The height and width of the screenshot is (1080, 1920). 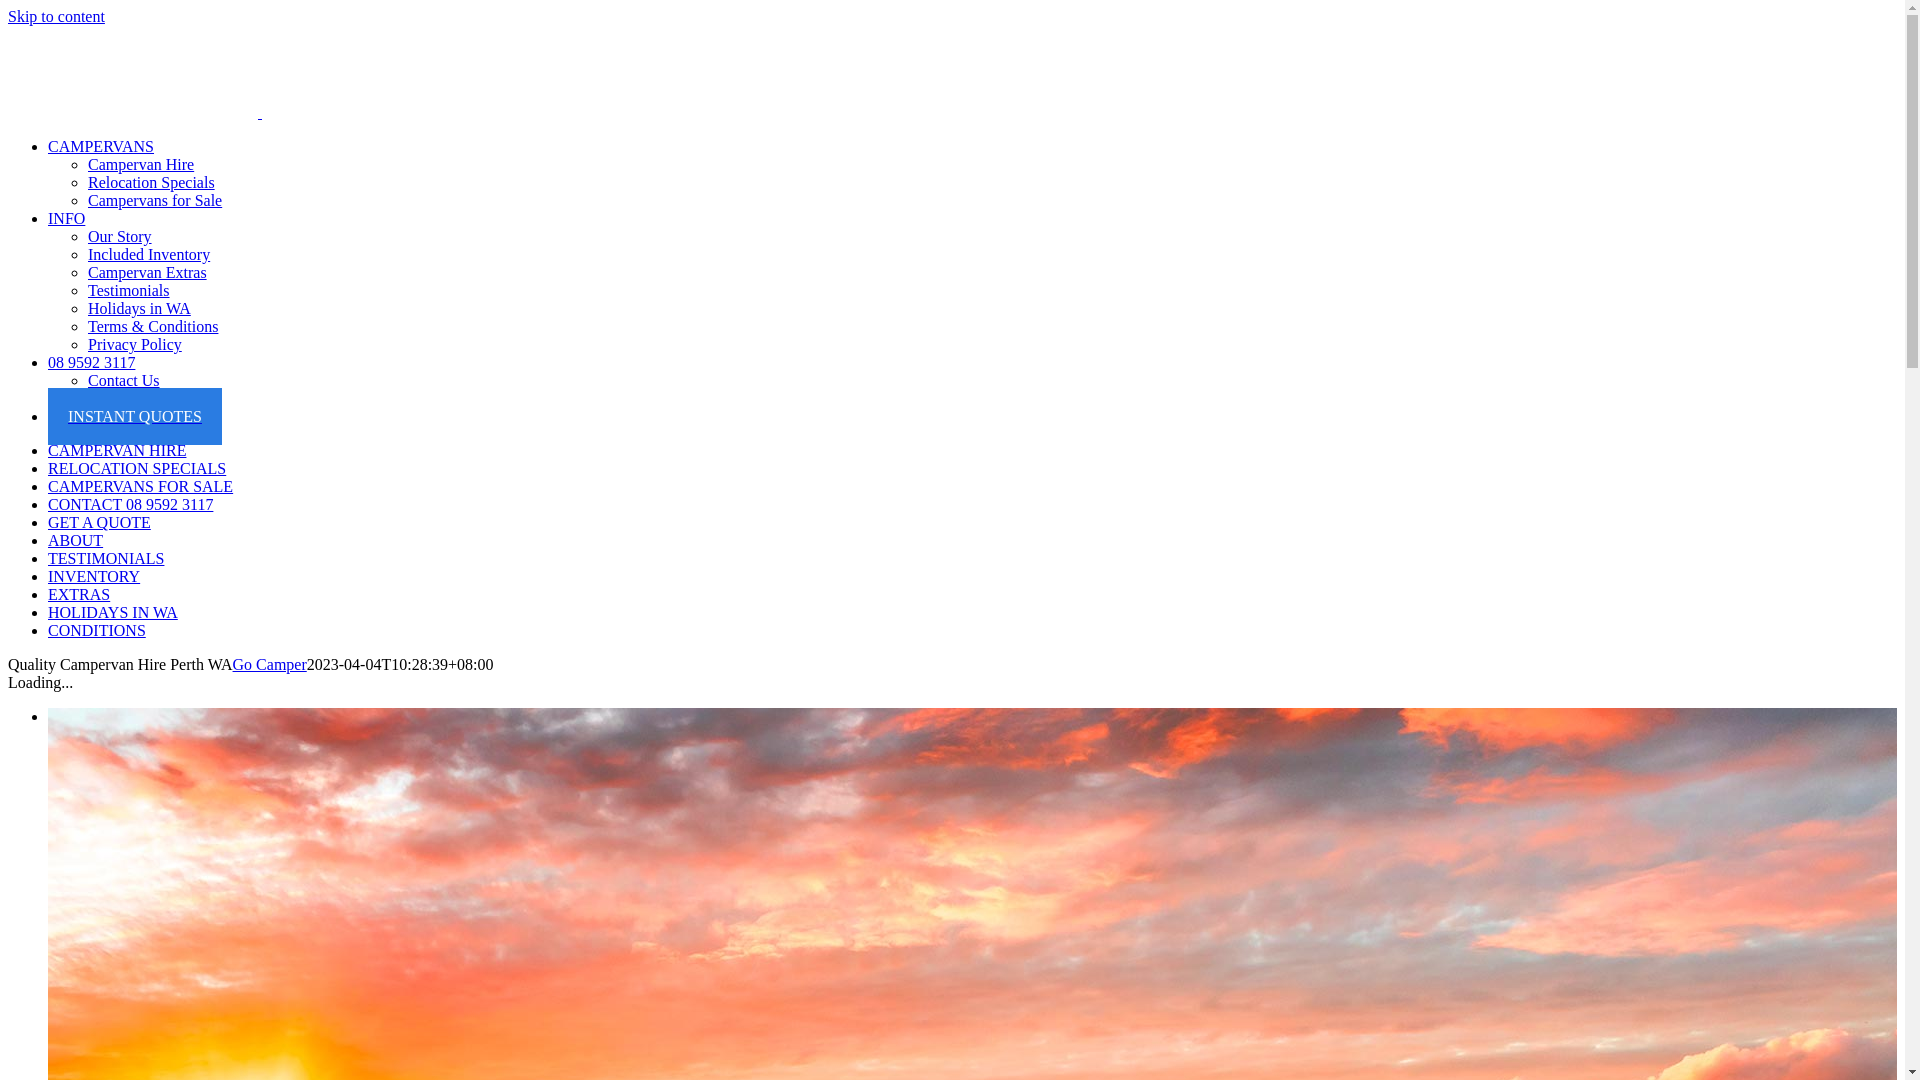 What do you see at coordinates (90, 362) in the screenshot?
I see `'08 9592 3117'` at bounding box center [90, 362].